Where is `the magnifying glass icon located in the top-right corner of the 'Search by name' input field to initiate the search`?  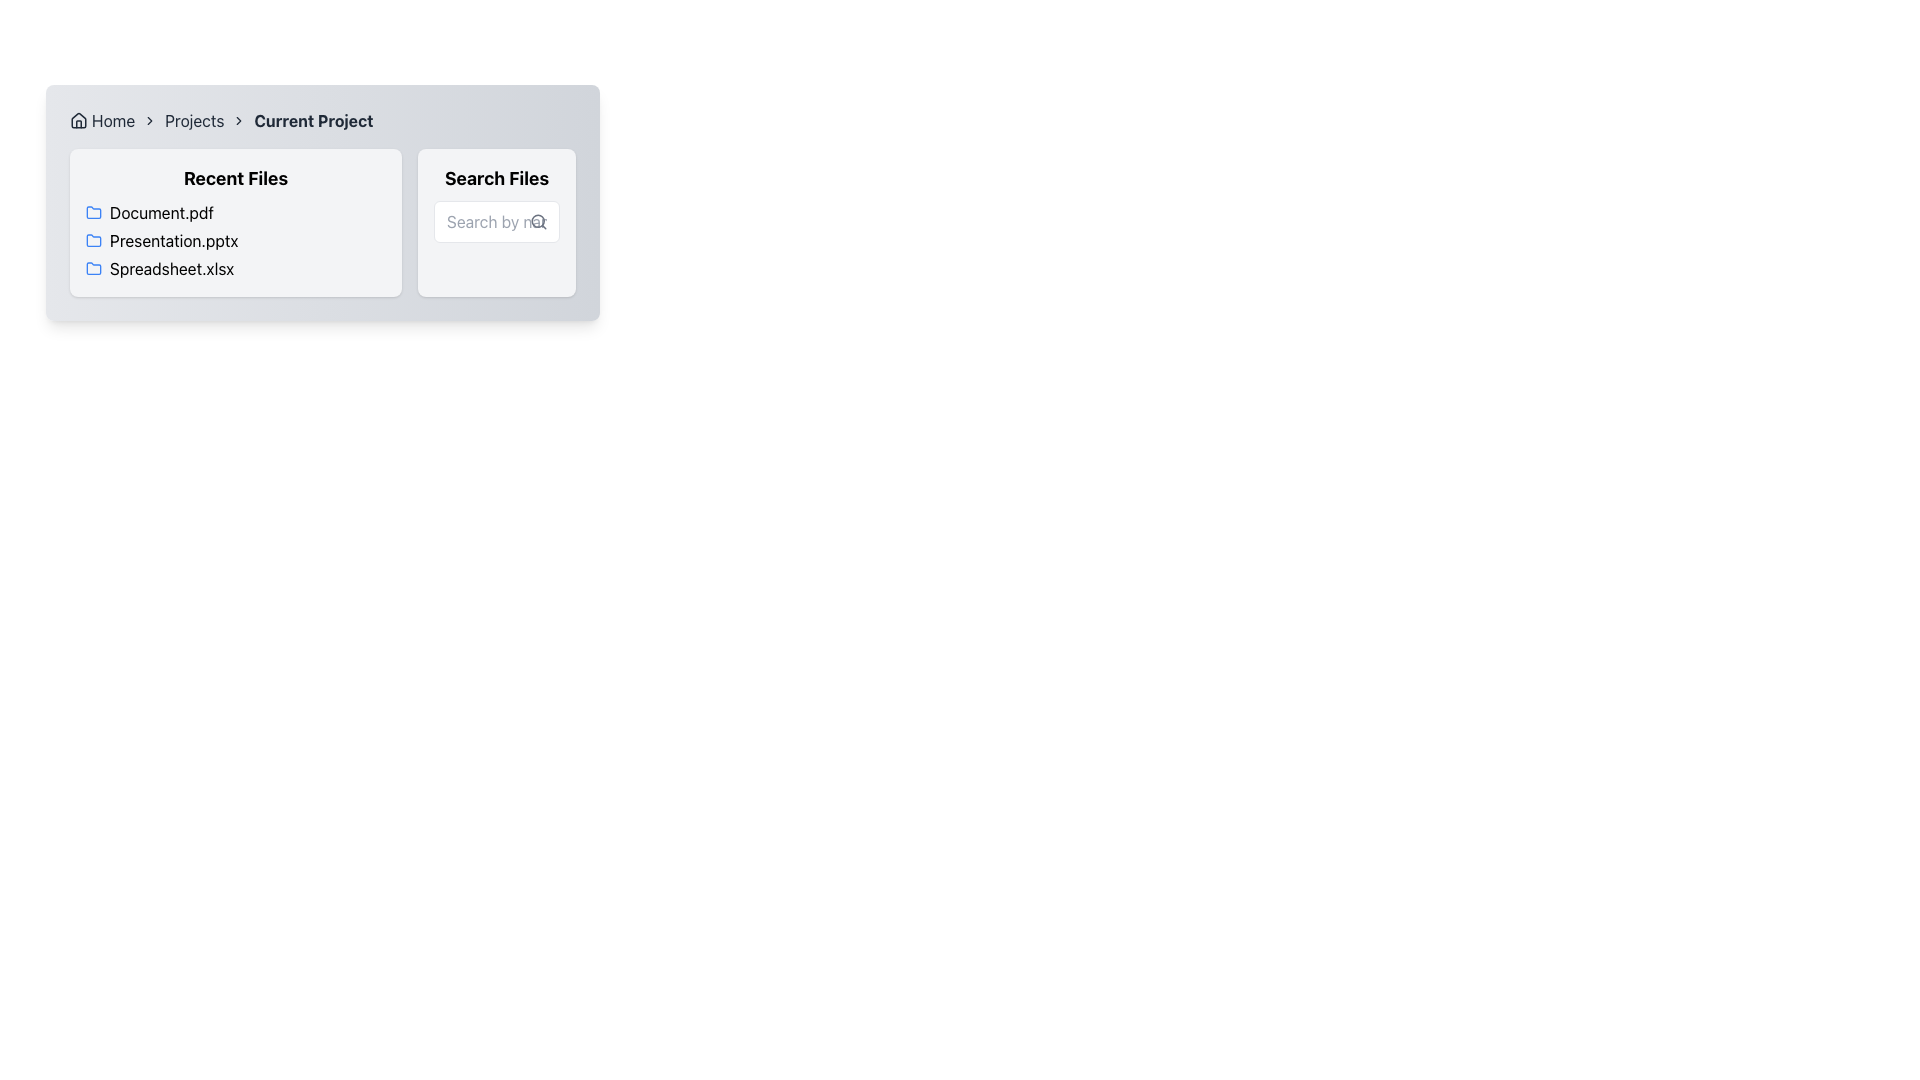 the magnifying glass icon located in the top-right corner of the 'Search by name' input field to initiate the search is located at coordinates (538, 222).